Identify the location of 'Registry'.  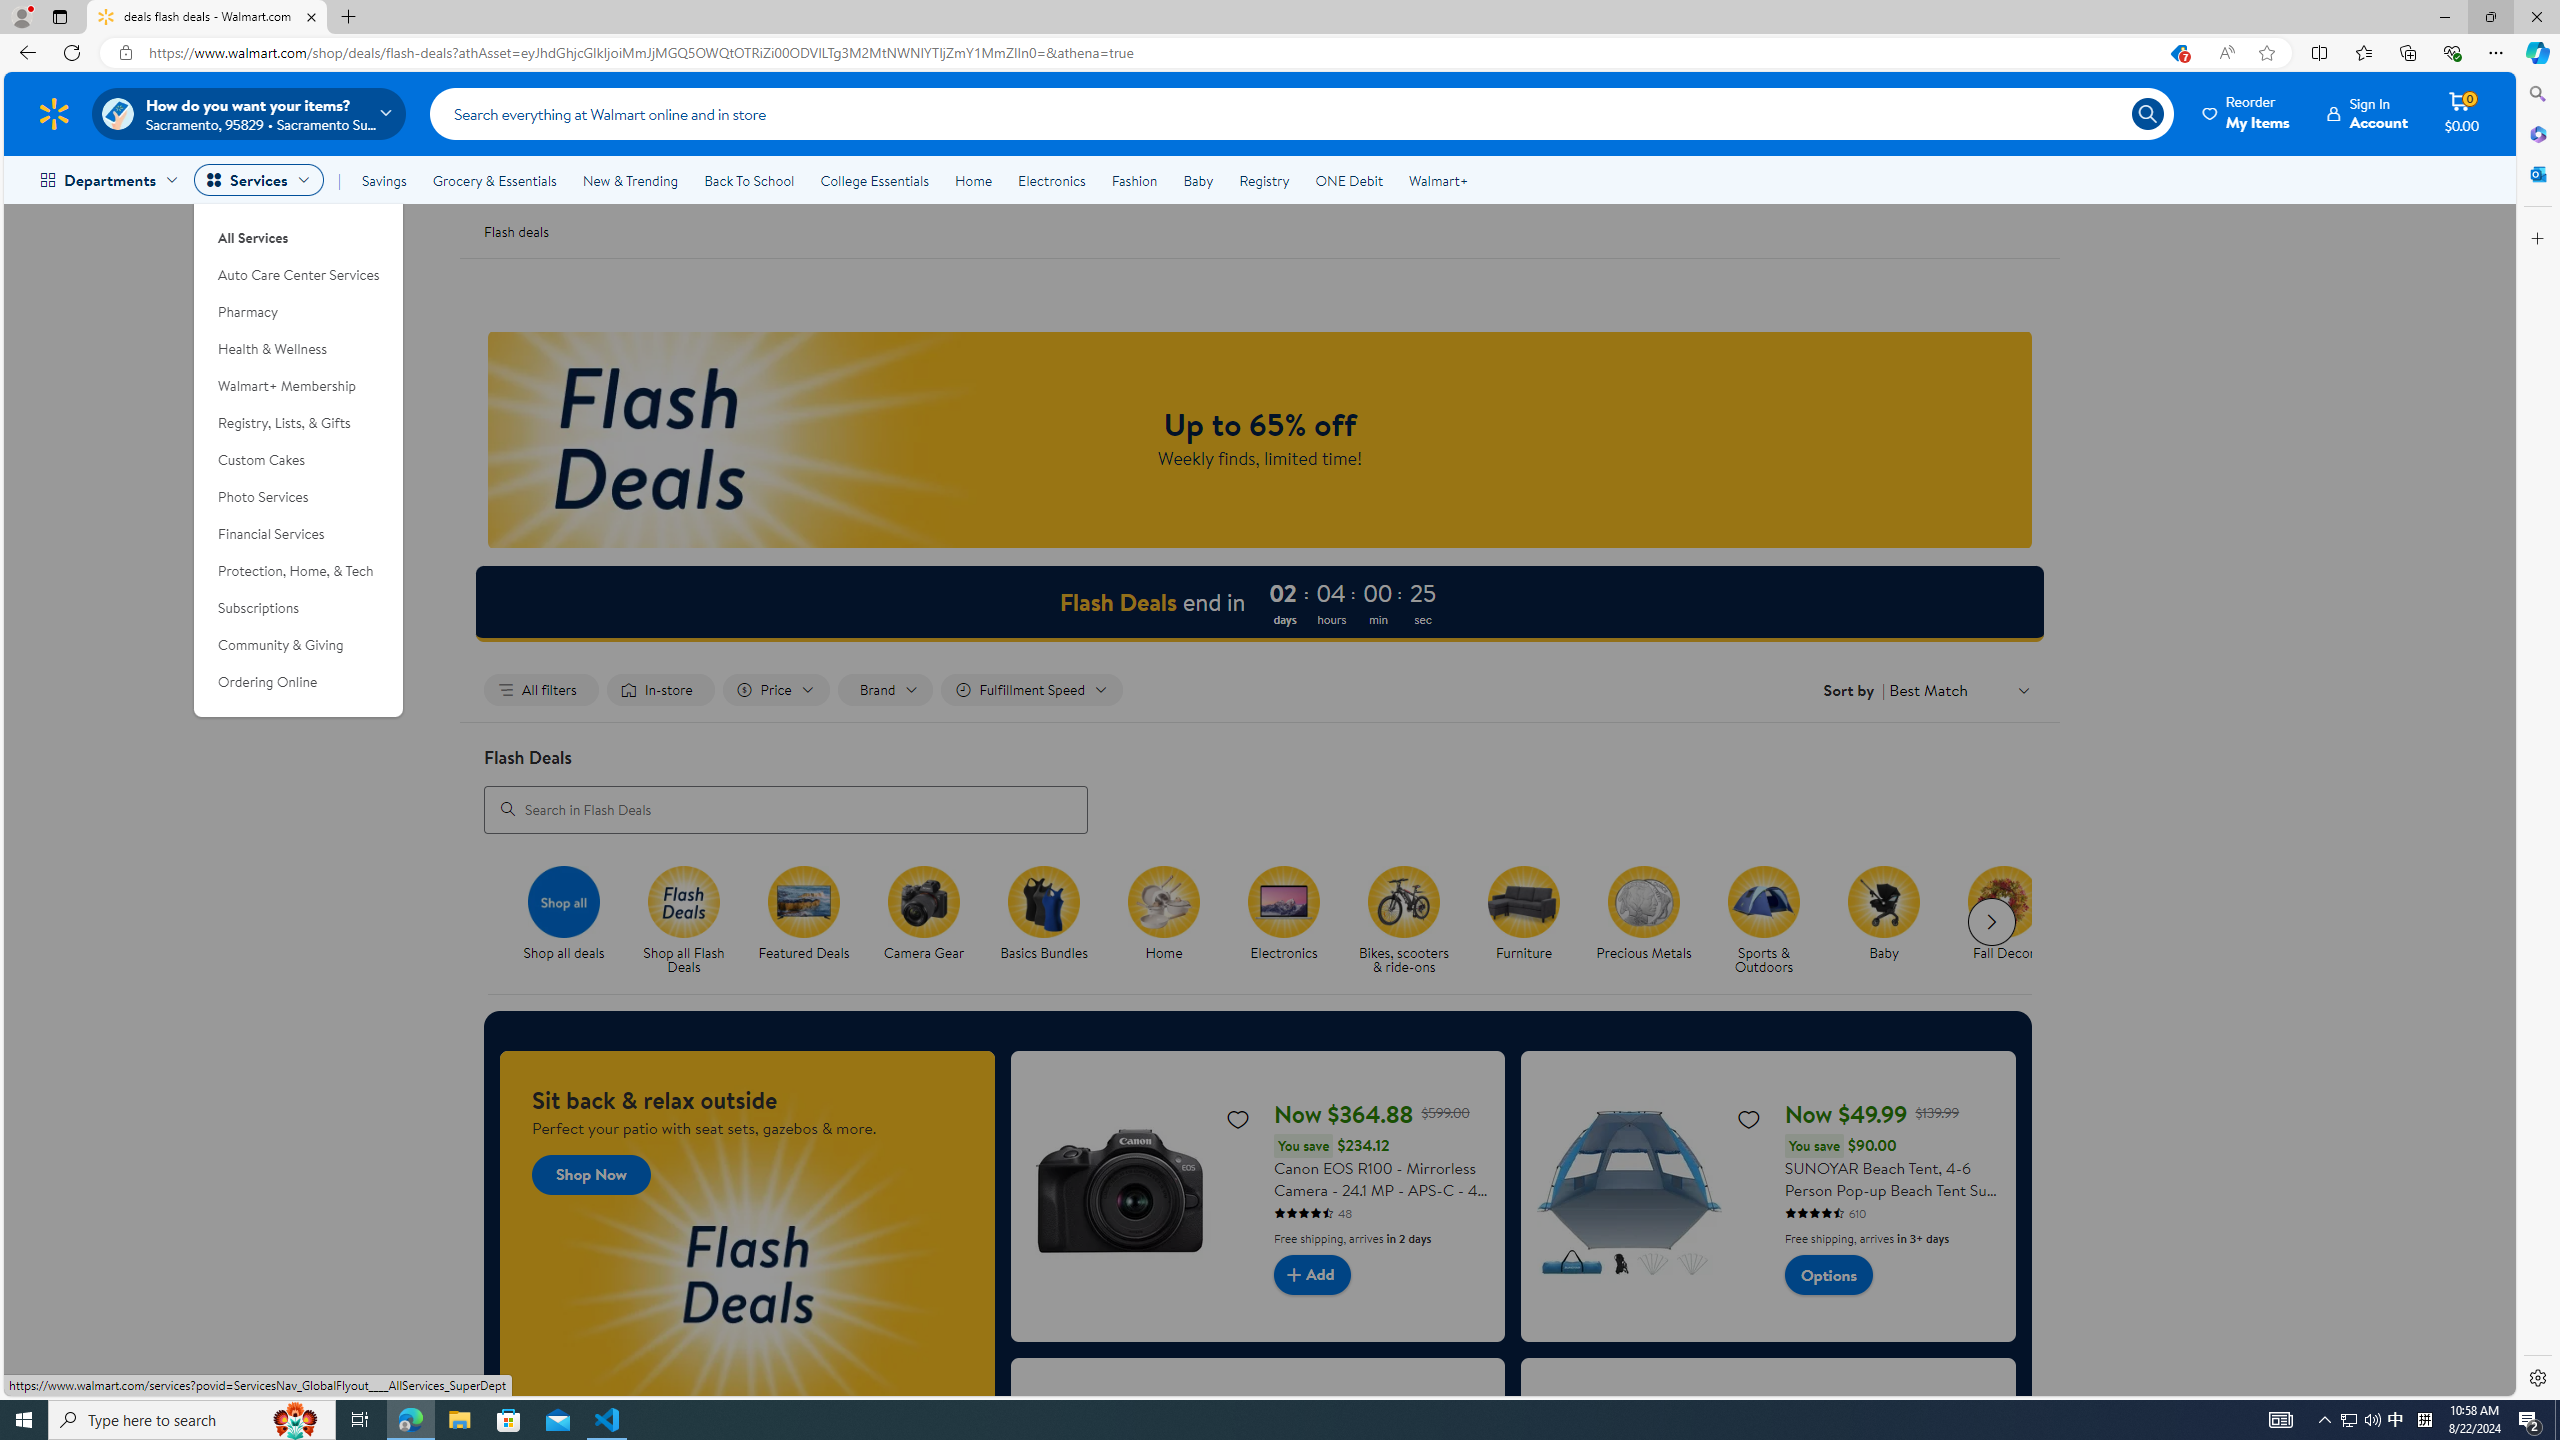
(1263, 180).